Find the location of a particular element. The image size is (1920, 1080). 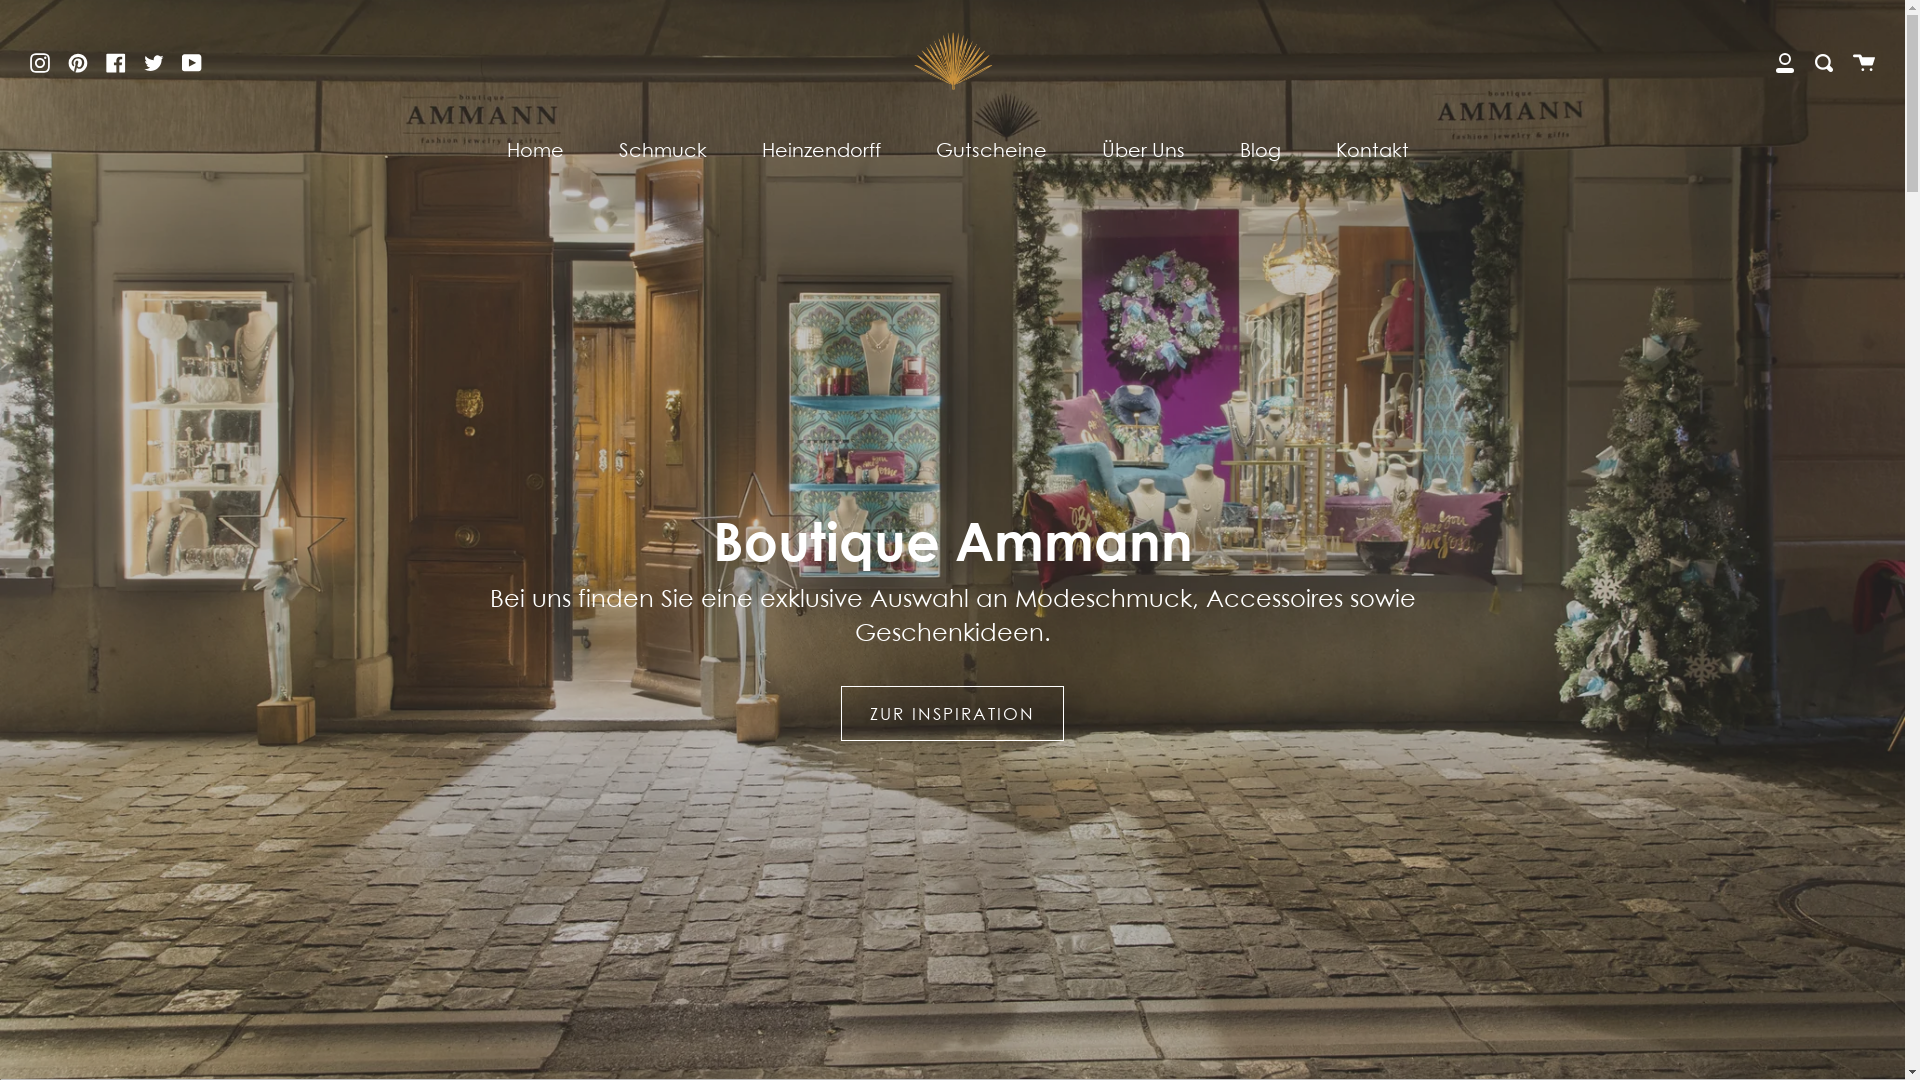

'Home' is located at coordinates (535, 149).